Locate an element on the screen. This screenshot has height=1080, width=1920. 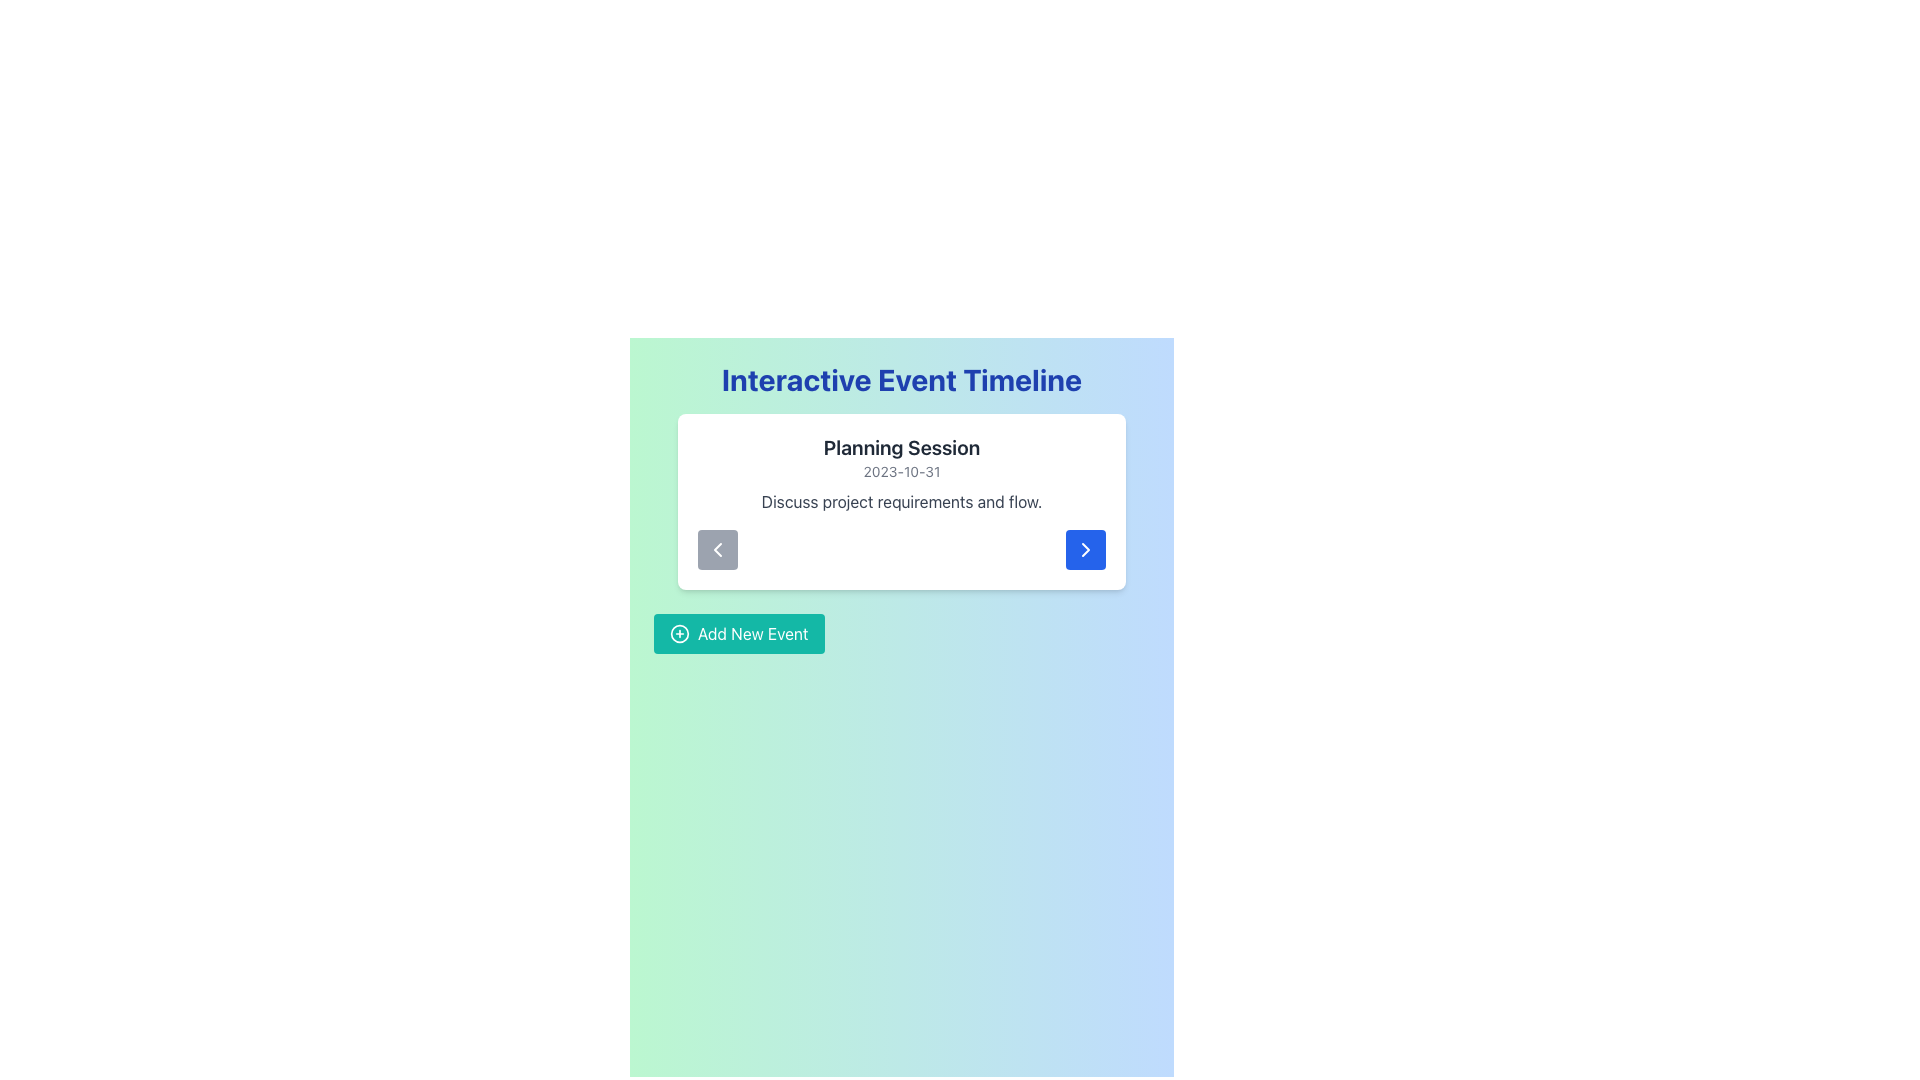
the blue square button with a white leftward chevron icon, located within the event card component to the left of the descriptive text is located at coordinates (718, 550).